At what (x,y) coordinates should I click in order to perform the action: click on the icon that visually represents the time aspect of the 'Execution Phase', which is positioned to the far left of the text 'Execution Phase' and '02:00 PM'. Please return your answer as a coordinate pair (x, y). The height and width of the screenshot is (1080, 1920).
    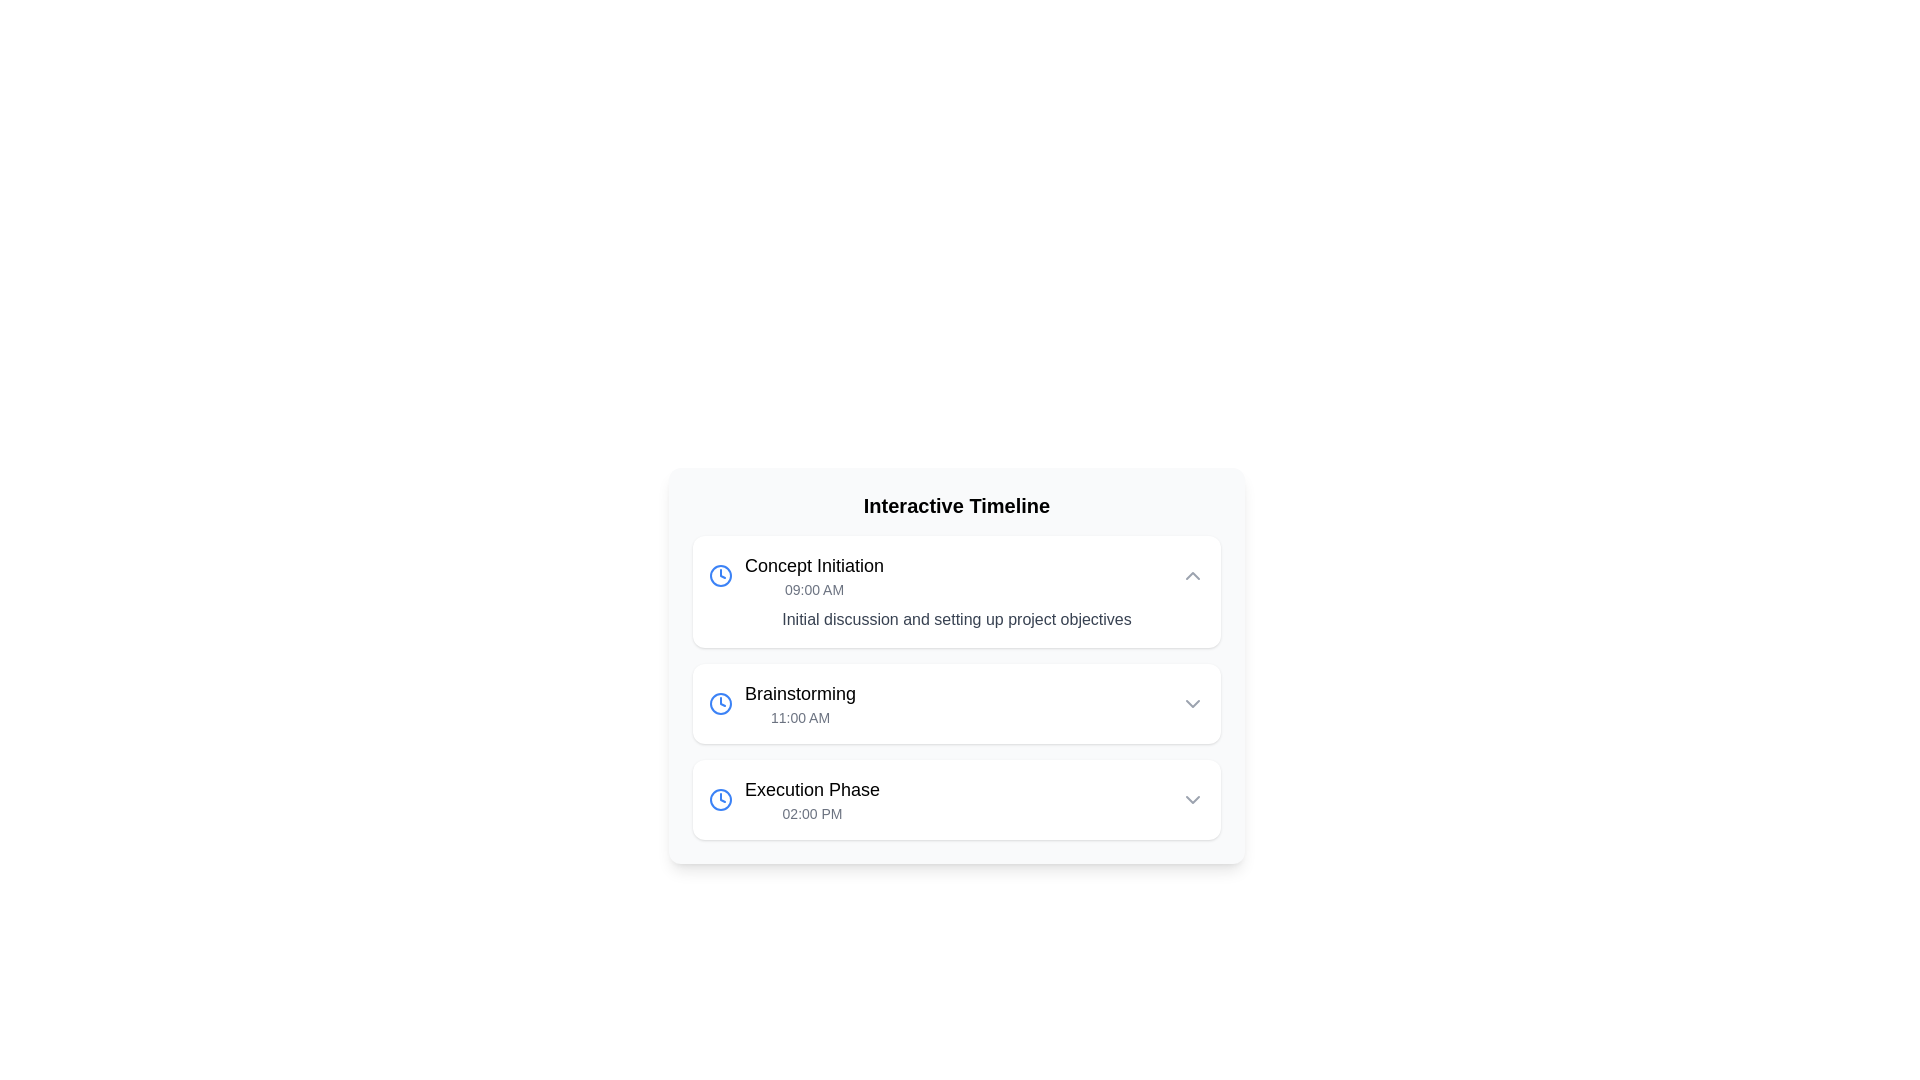
    Looking at the image, I should click on (720, 798).